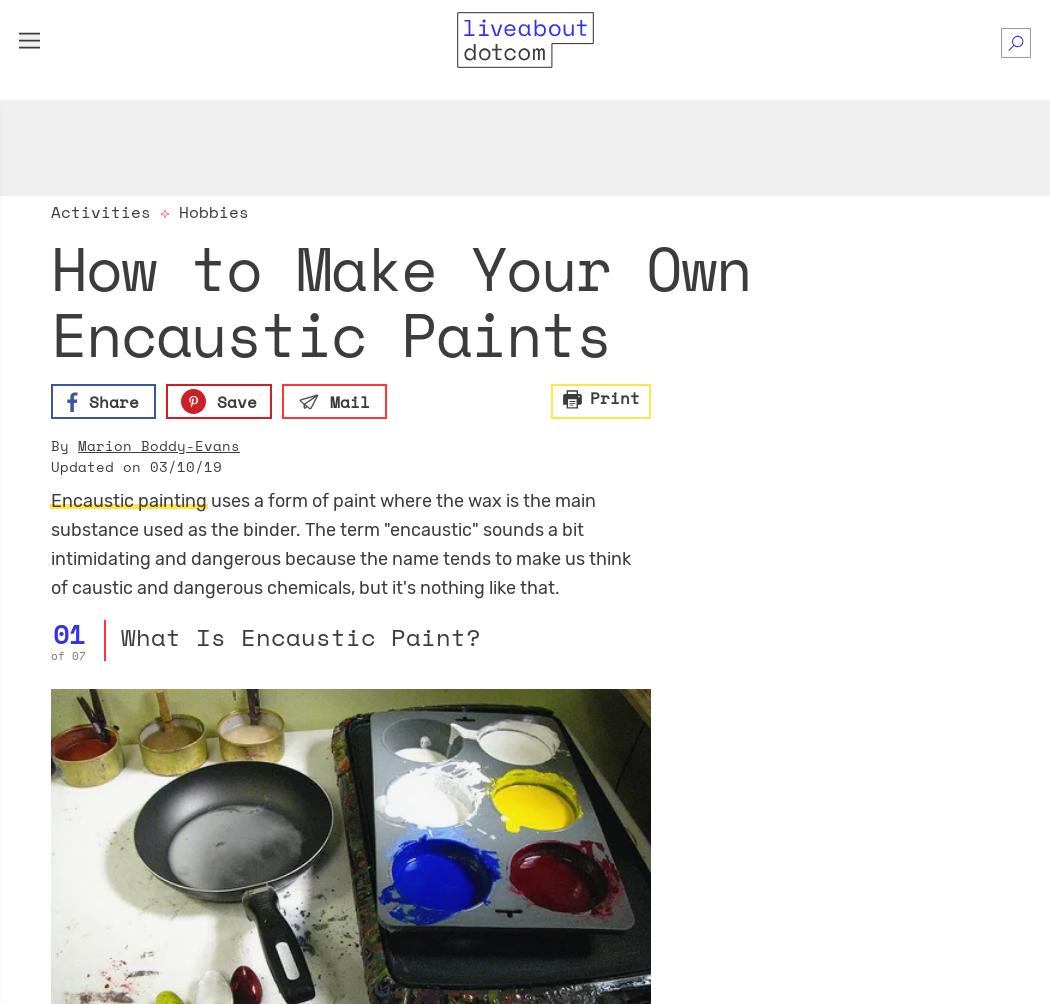 The image size is (1050, 1004). Describe the element at coordinates (298, 635) in the screenshot. I see `'What Is Encaustic Paint?'` at that location.